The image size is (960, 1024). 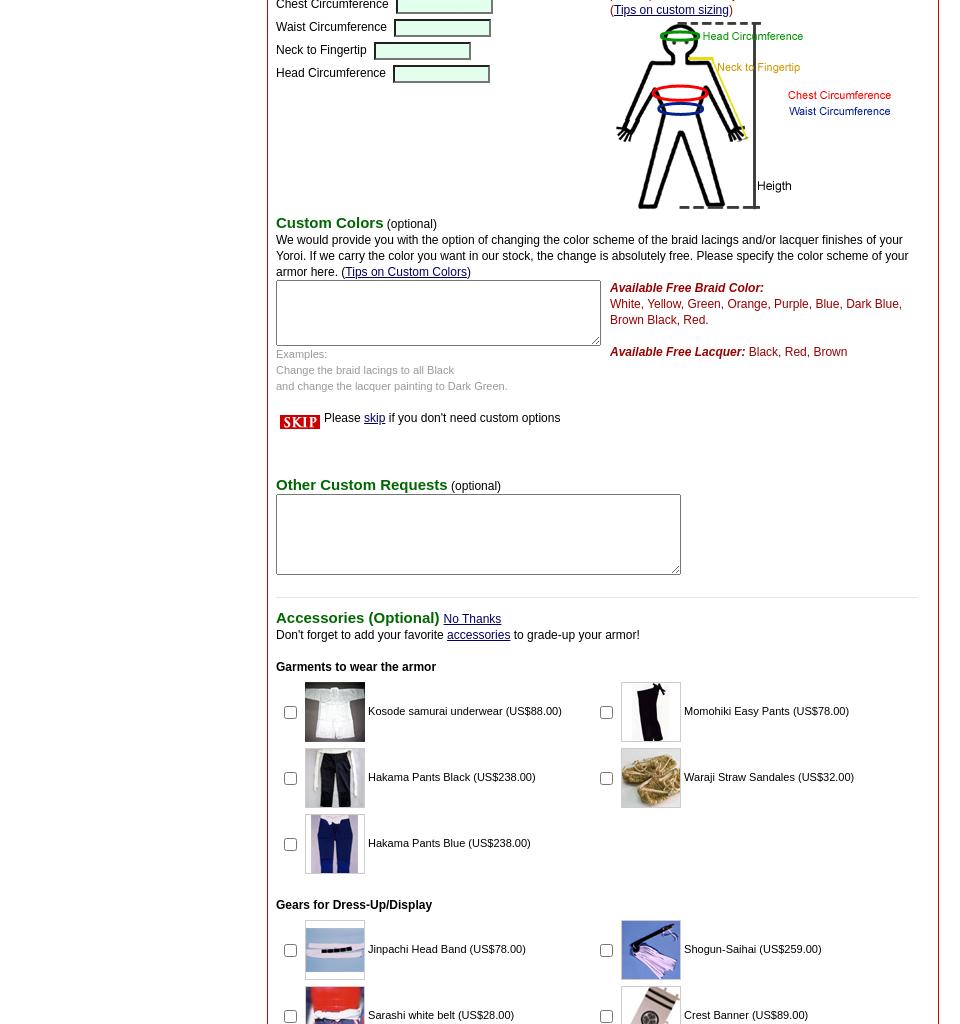 What do you see at coordinates (355, 665) in the screenshot?
I see `'Garments to wear the armor'` at bounding box center [355, 665].